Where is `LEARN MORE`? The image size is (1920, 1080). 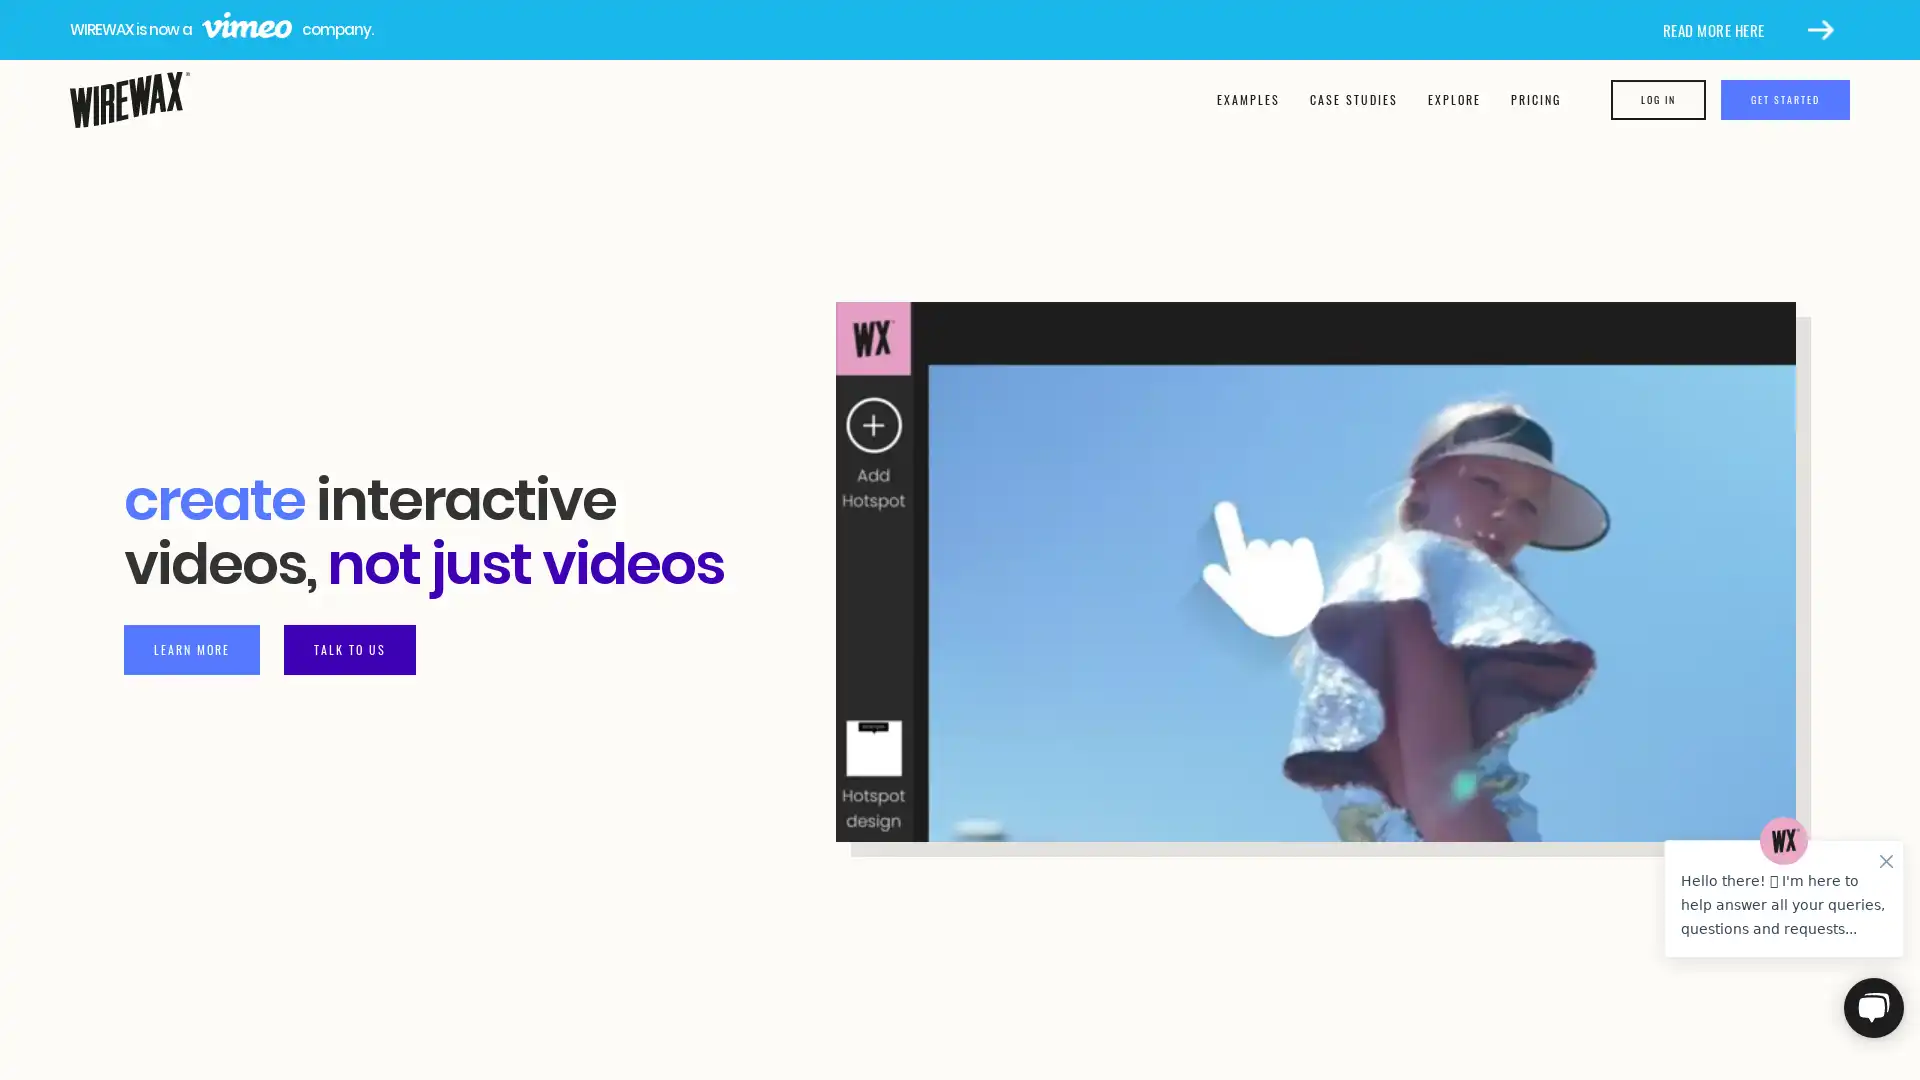 LEARN MORE is located at coordinates (192, 648).